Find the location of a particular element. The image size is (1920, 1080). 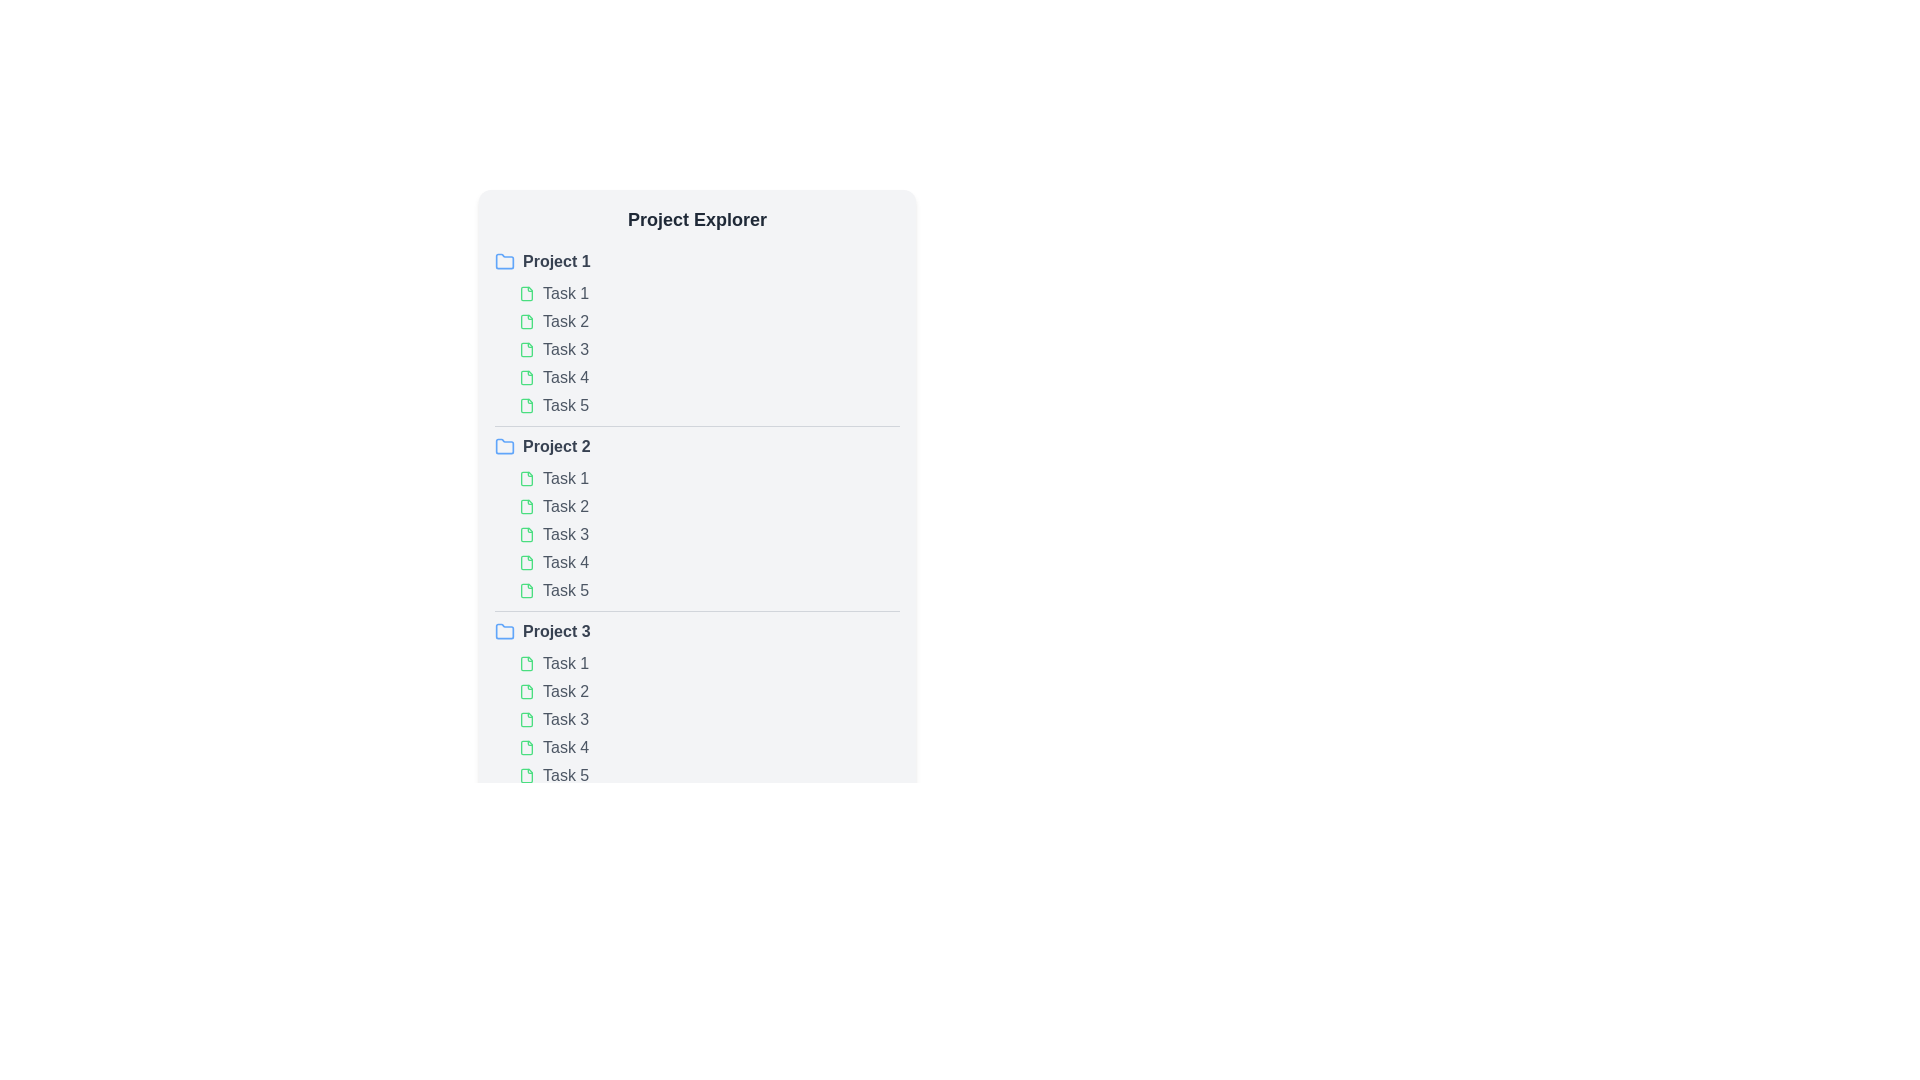

the 'Task 5' text label is located at coordinates (565, 405).